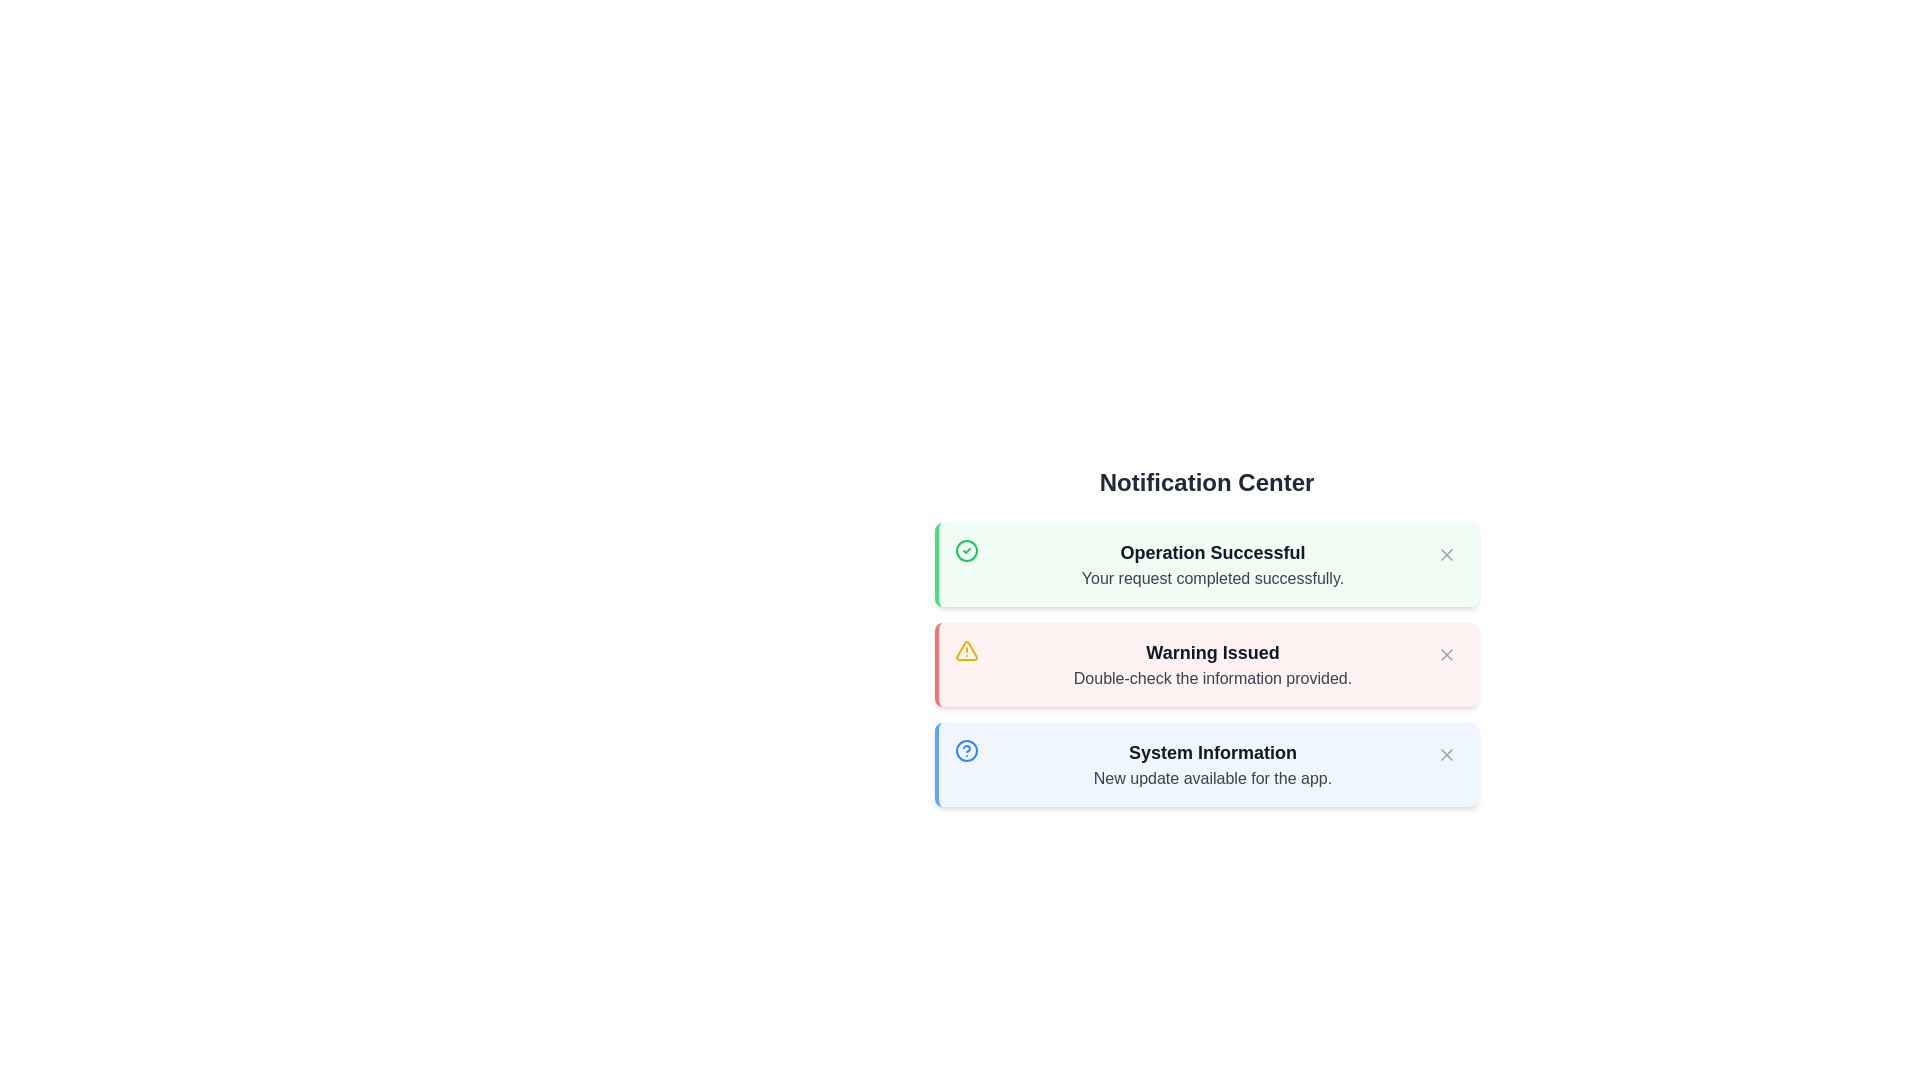 The image size is (1920, 1080). I want to click on the title text of the first notification card in the Notification Center to indicate a successful operation or status, so click(1212, 552).